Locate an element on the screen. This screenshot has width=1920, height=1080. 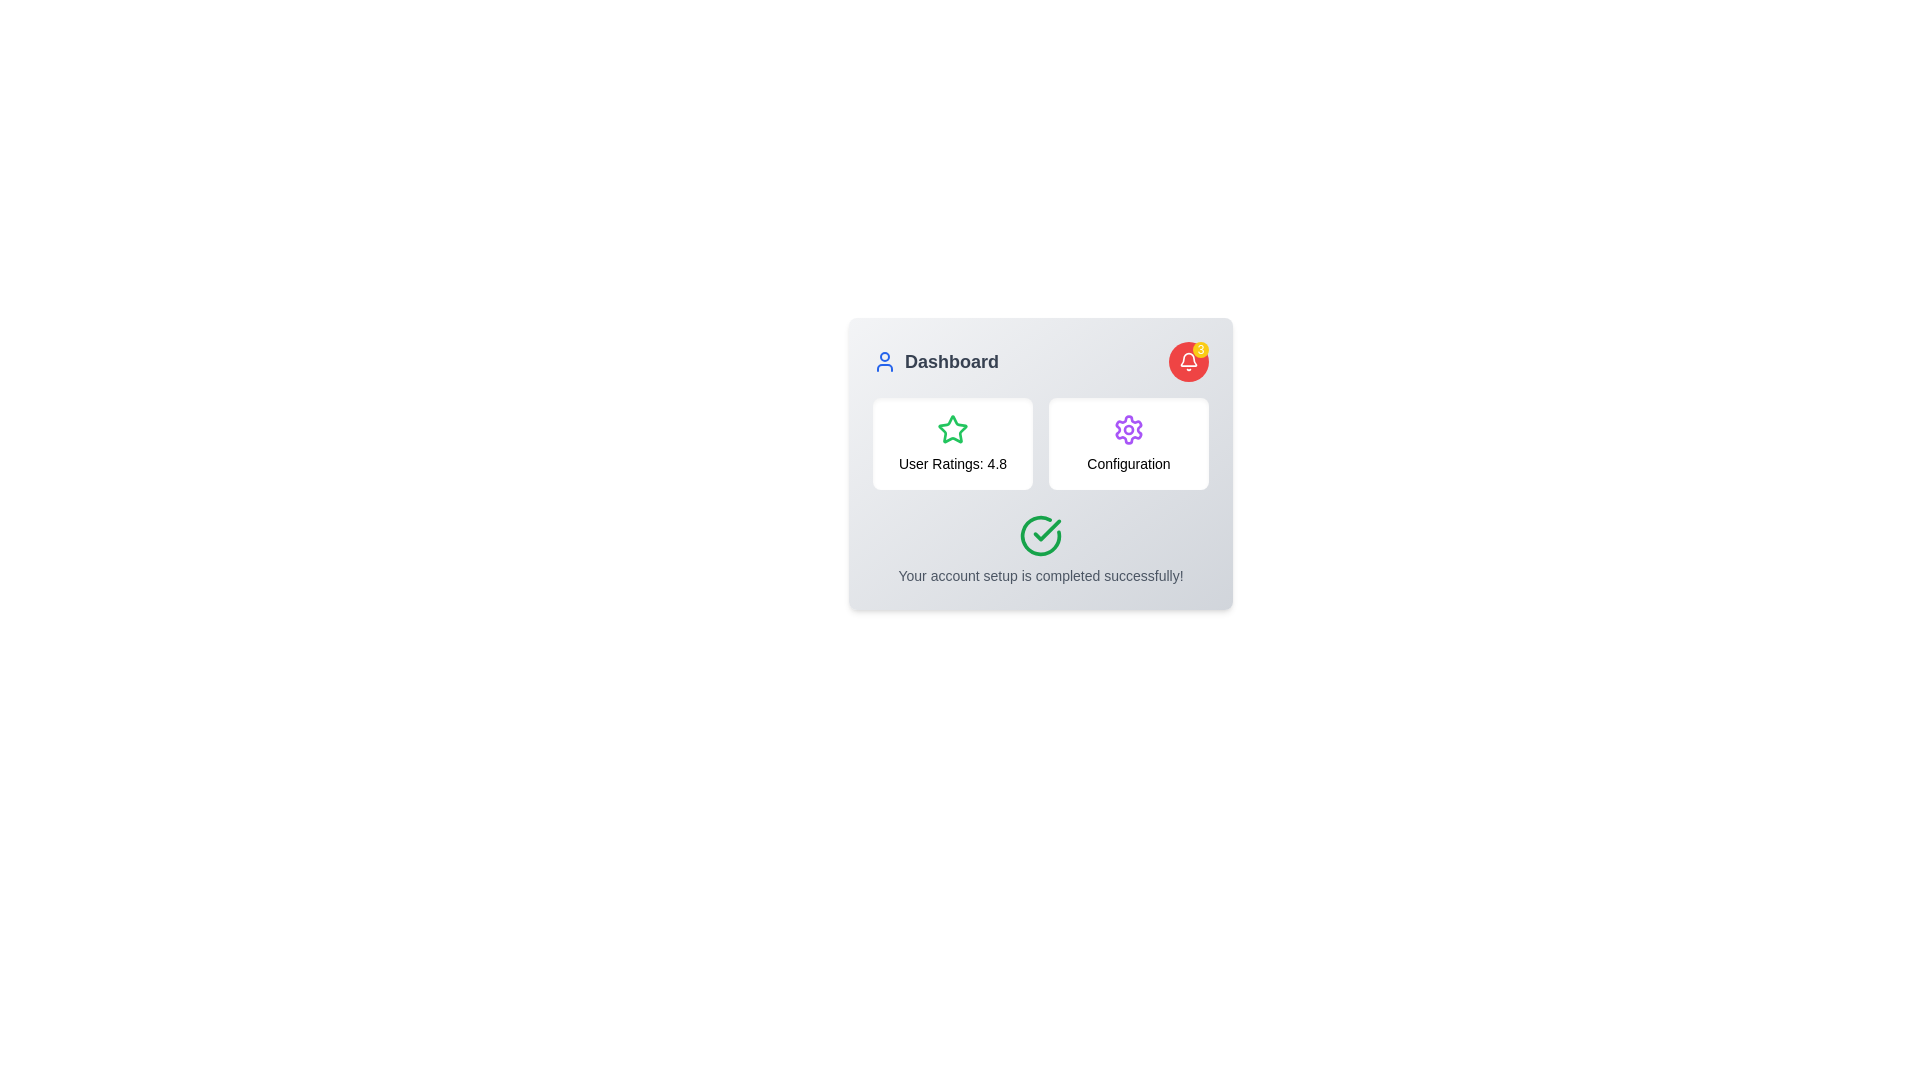
the settings icon located in the central-right area of the dashboard interface, which serves as a shortcut is located at coordinates (1128, 428).